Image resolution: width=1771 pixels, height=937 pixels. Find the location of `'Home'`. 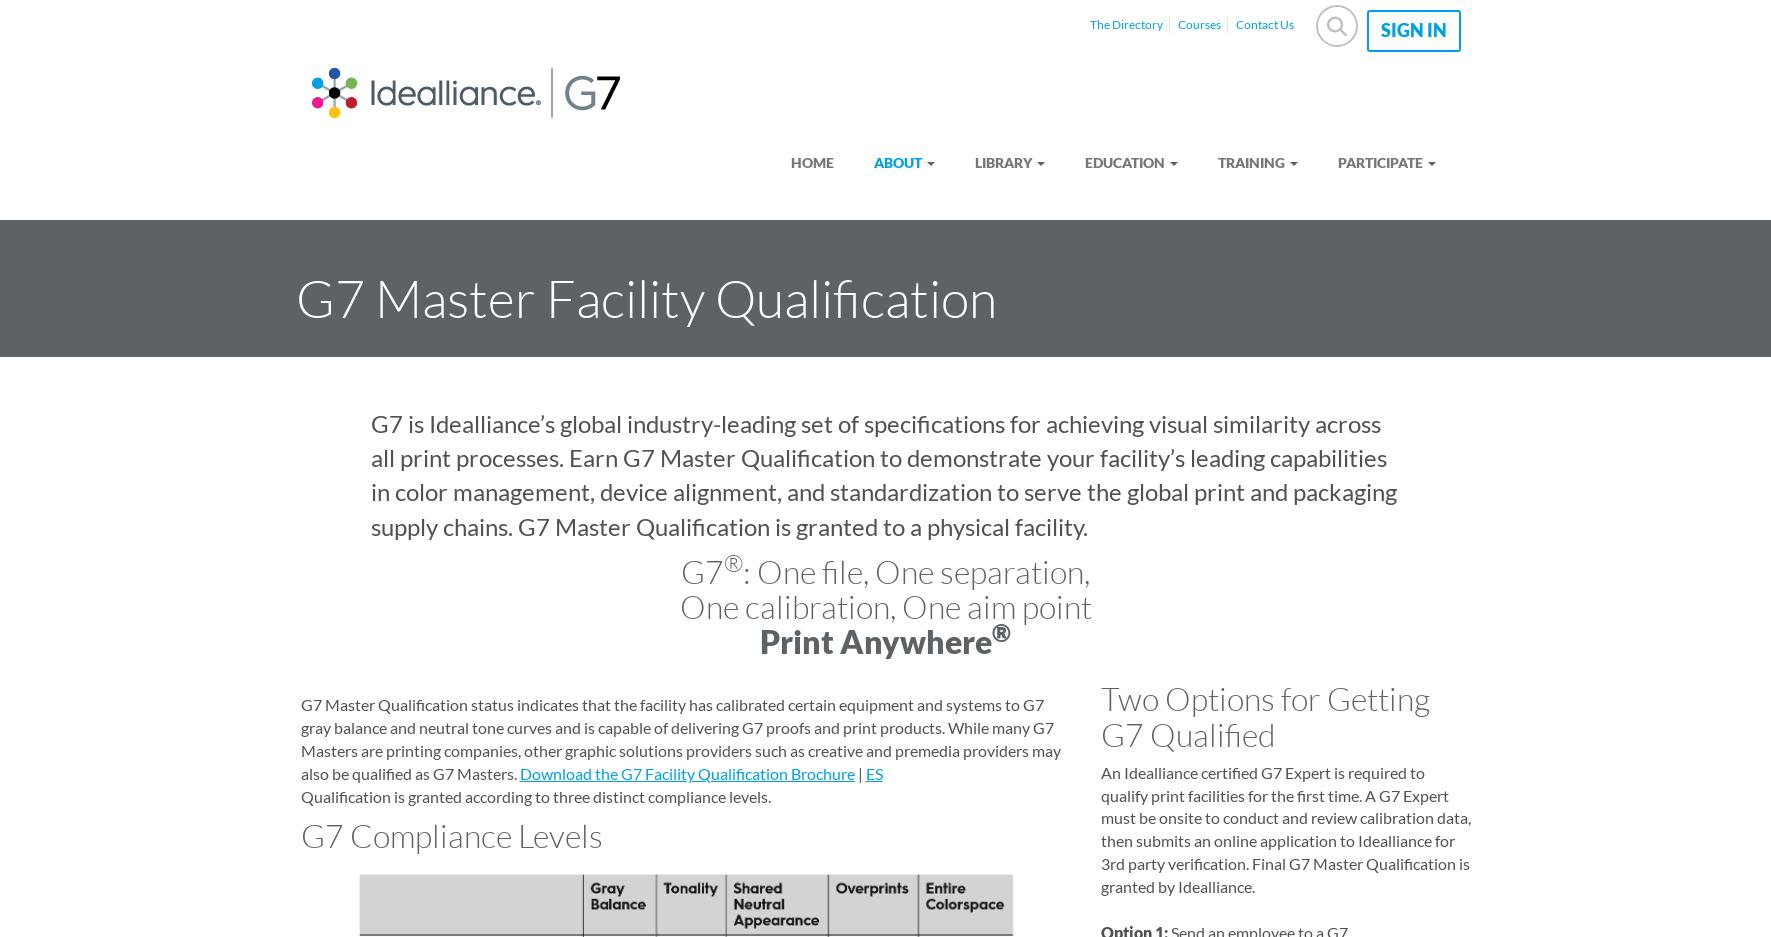

'Home' is located at coordinates (810, 160).